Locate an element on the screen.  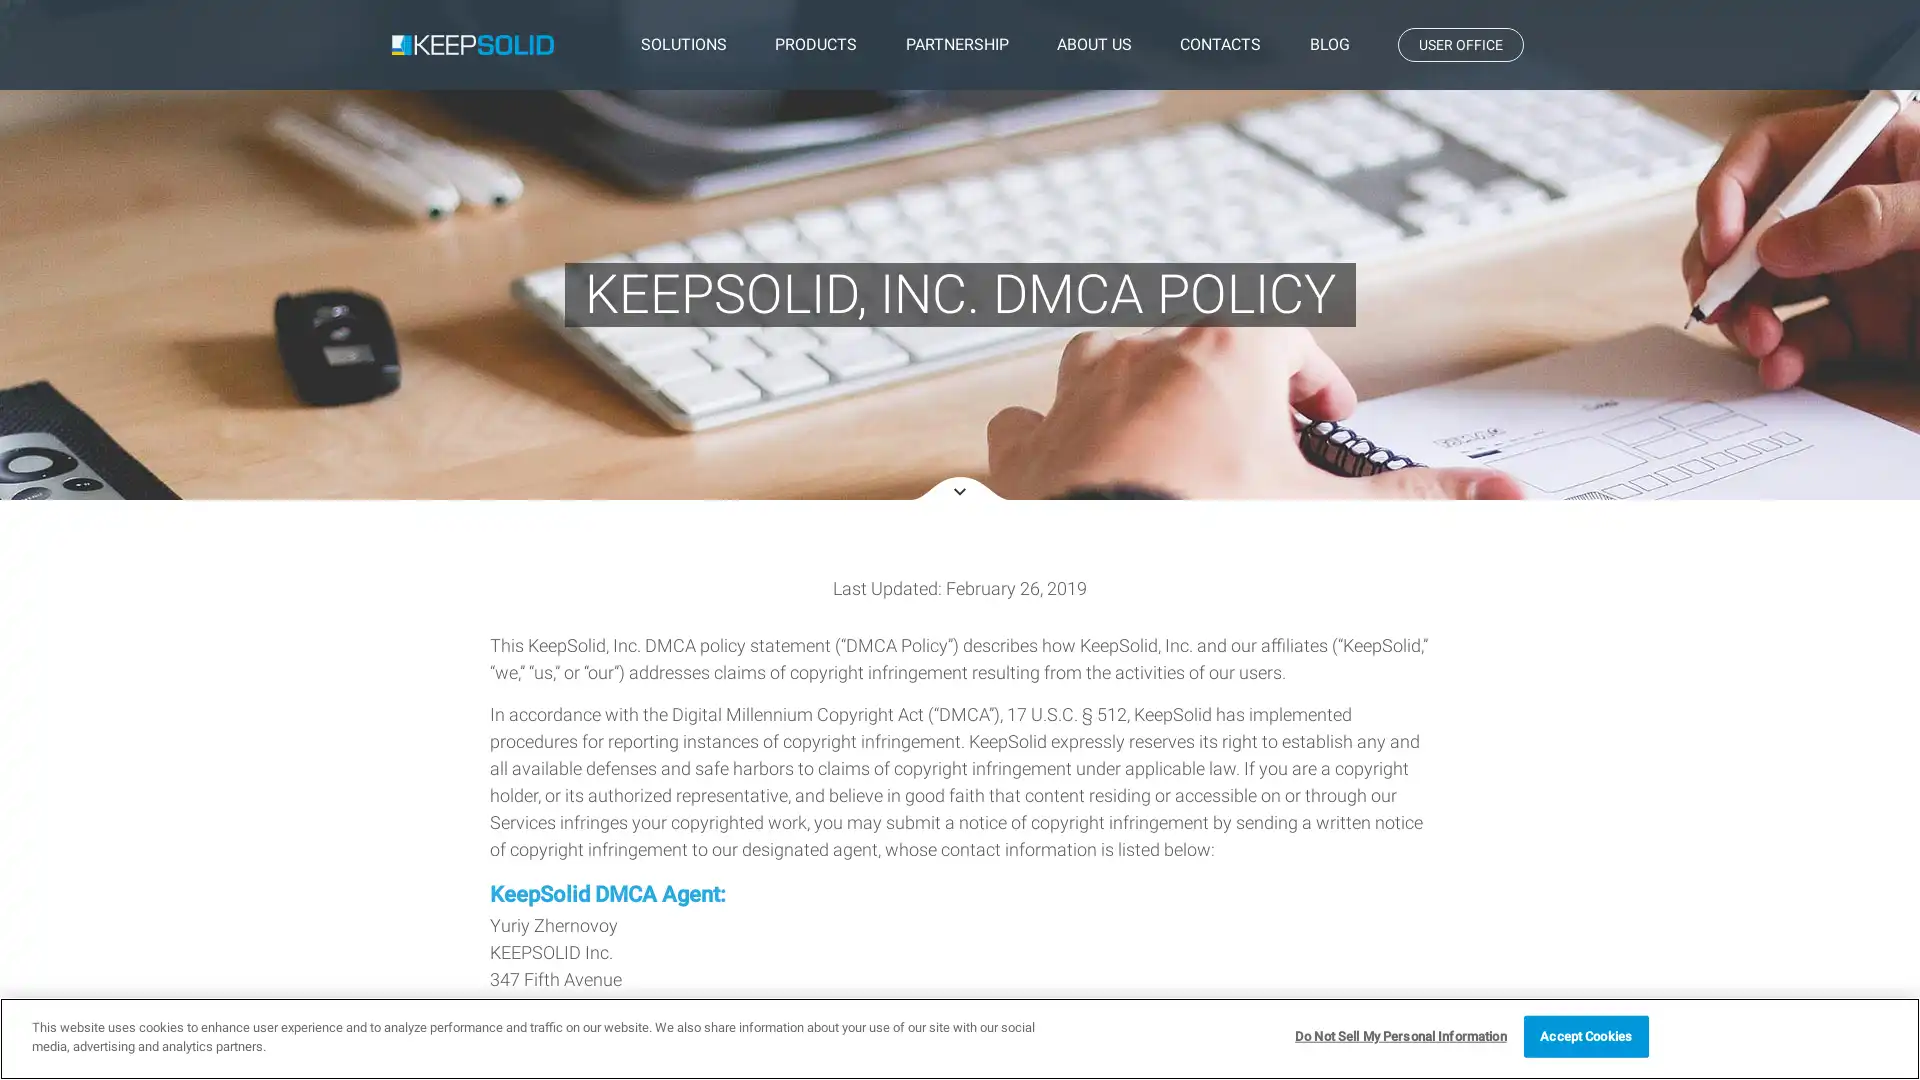
Do Not Sell My Personal Information is located at coordinates (1399, 1035).